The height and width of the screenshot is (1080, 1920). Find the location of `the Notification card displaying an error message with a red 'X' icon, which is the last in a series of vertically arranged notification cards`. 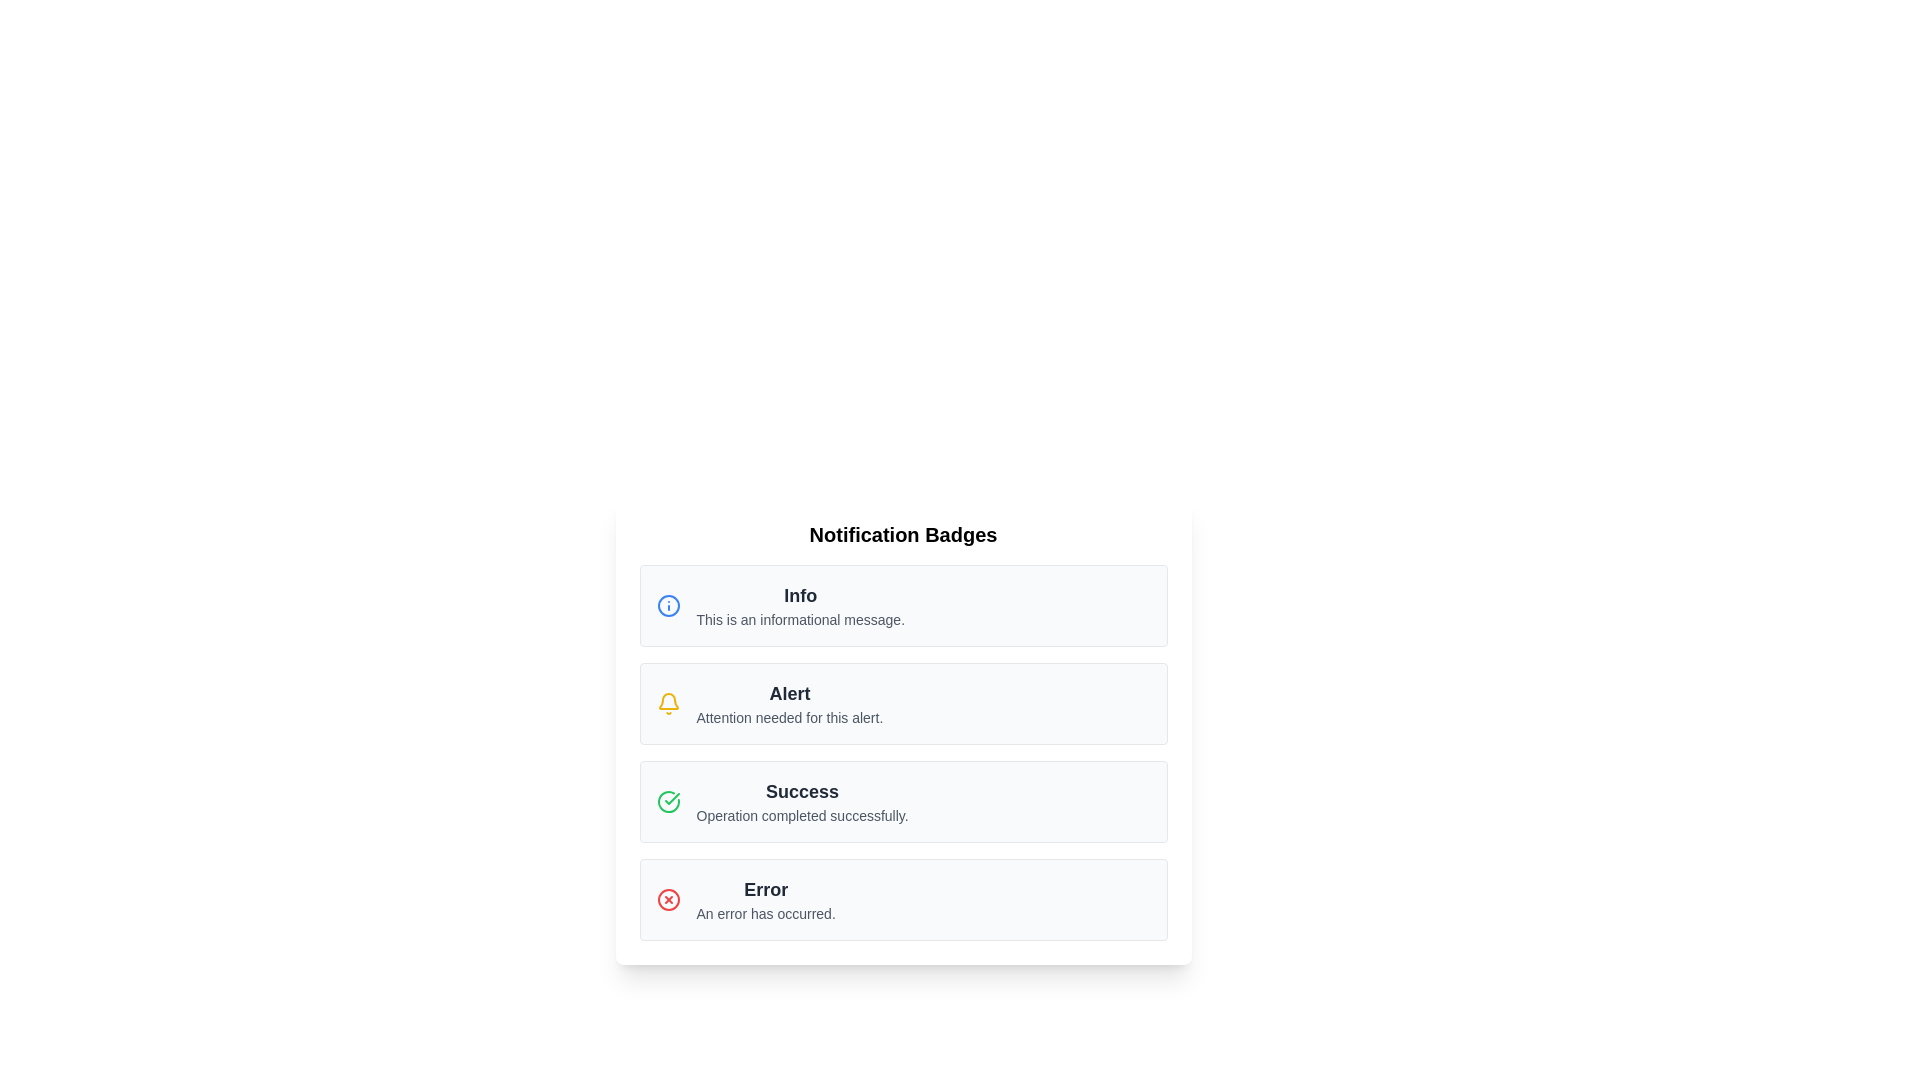

the Notification card displaying an error message with a red 'X' icon, which is the last in a series of vertically arranged notification cards is located at coordinates (902, 898).